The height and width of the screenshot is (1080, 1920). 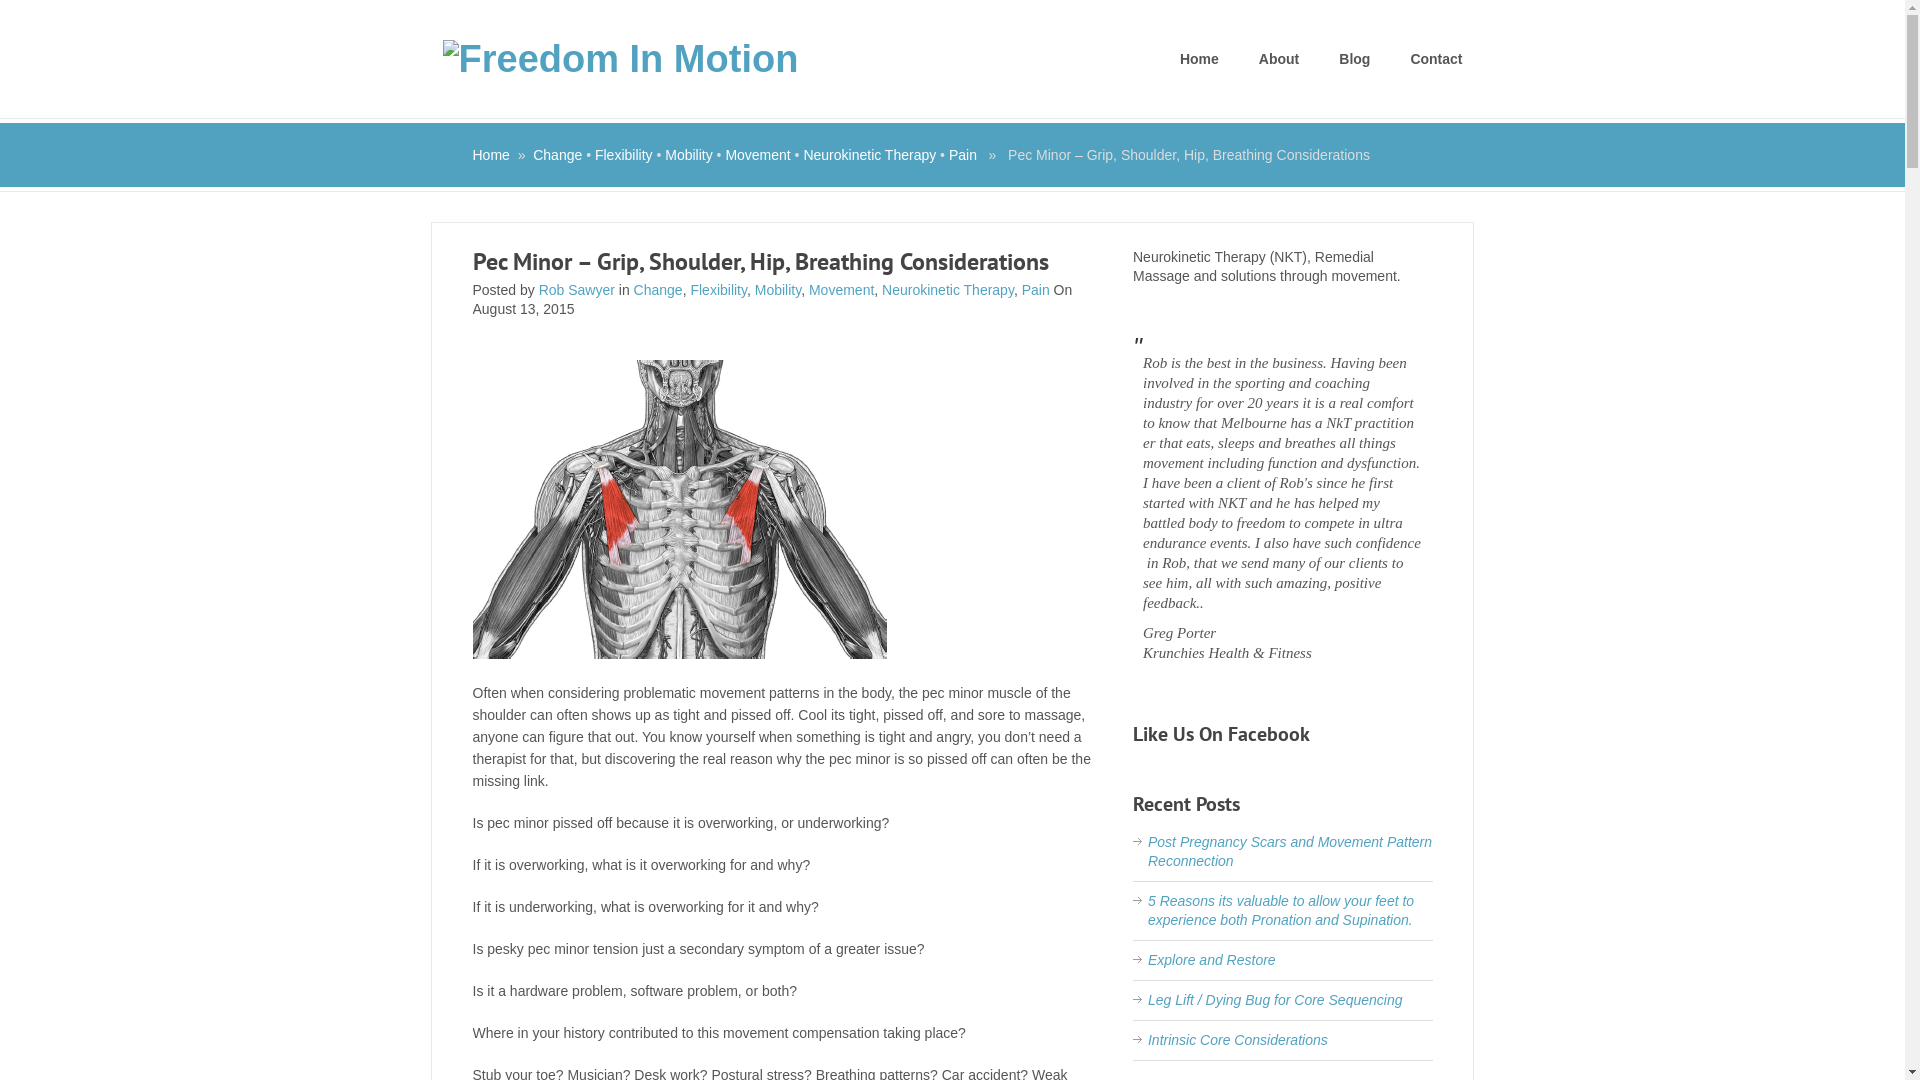 I want to click on 'Neurokinetic Therapy', so click(x=946, y=289).